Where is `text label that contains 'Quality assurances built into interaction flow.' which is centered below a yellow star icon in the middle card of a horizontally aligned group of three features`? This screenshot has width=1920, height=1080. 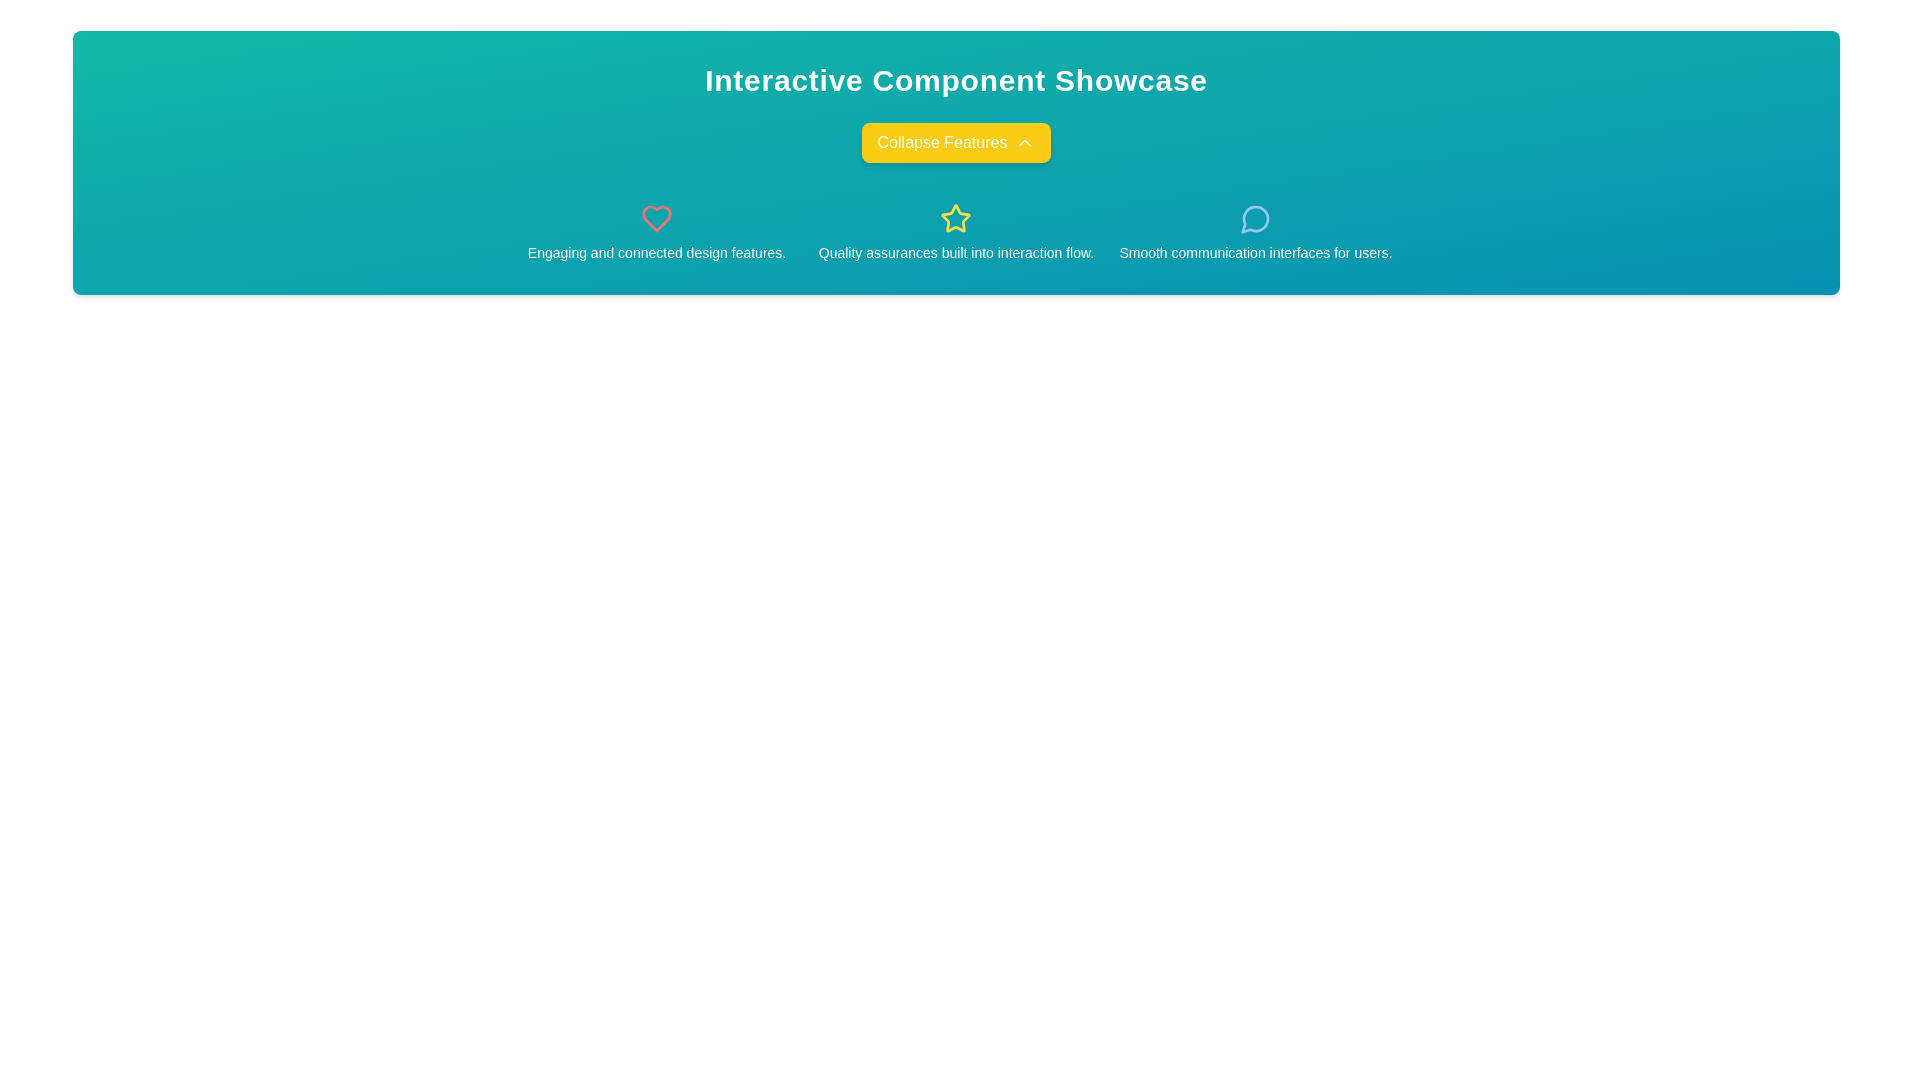
text label that contains 'Quality assurances built into interaction flow.' which is centered below a yellow star icon in the middle card of a horizontally aligned group of three features is located at coordinates (955, 252).